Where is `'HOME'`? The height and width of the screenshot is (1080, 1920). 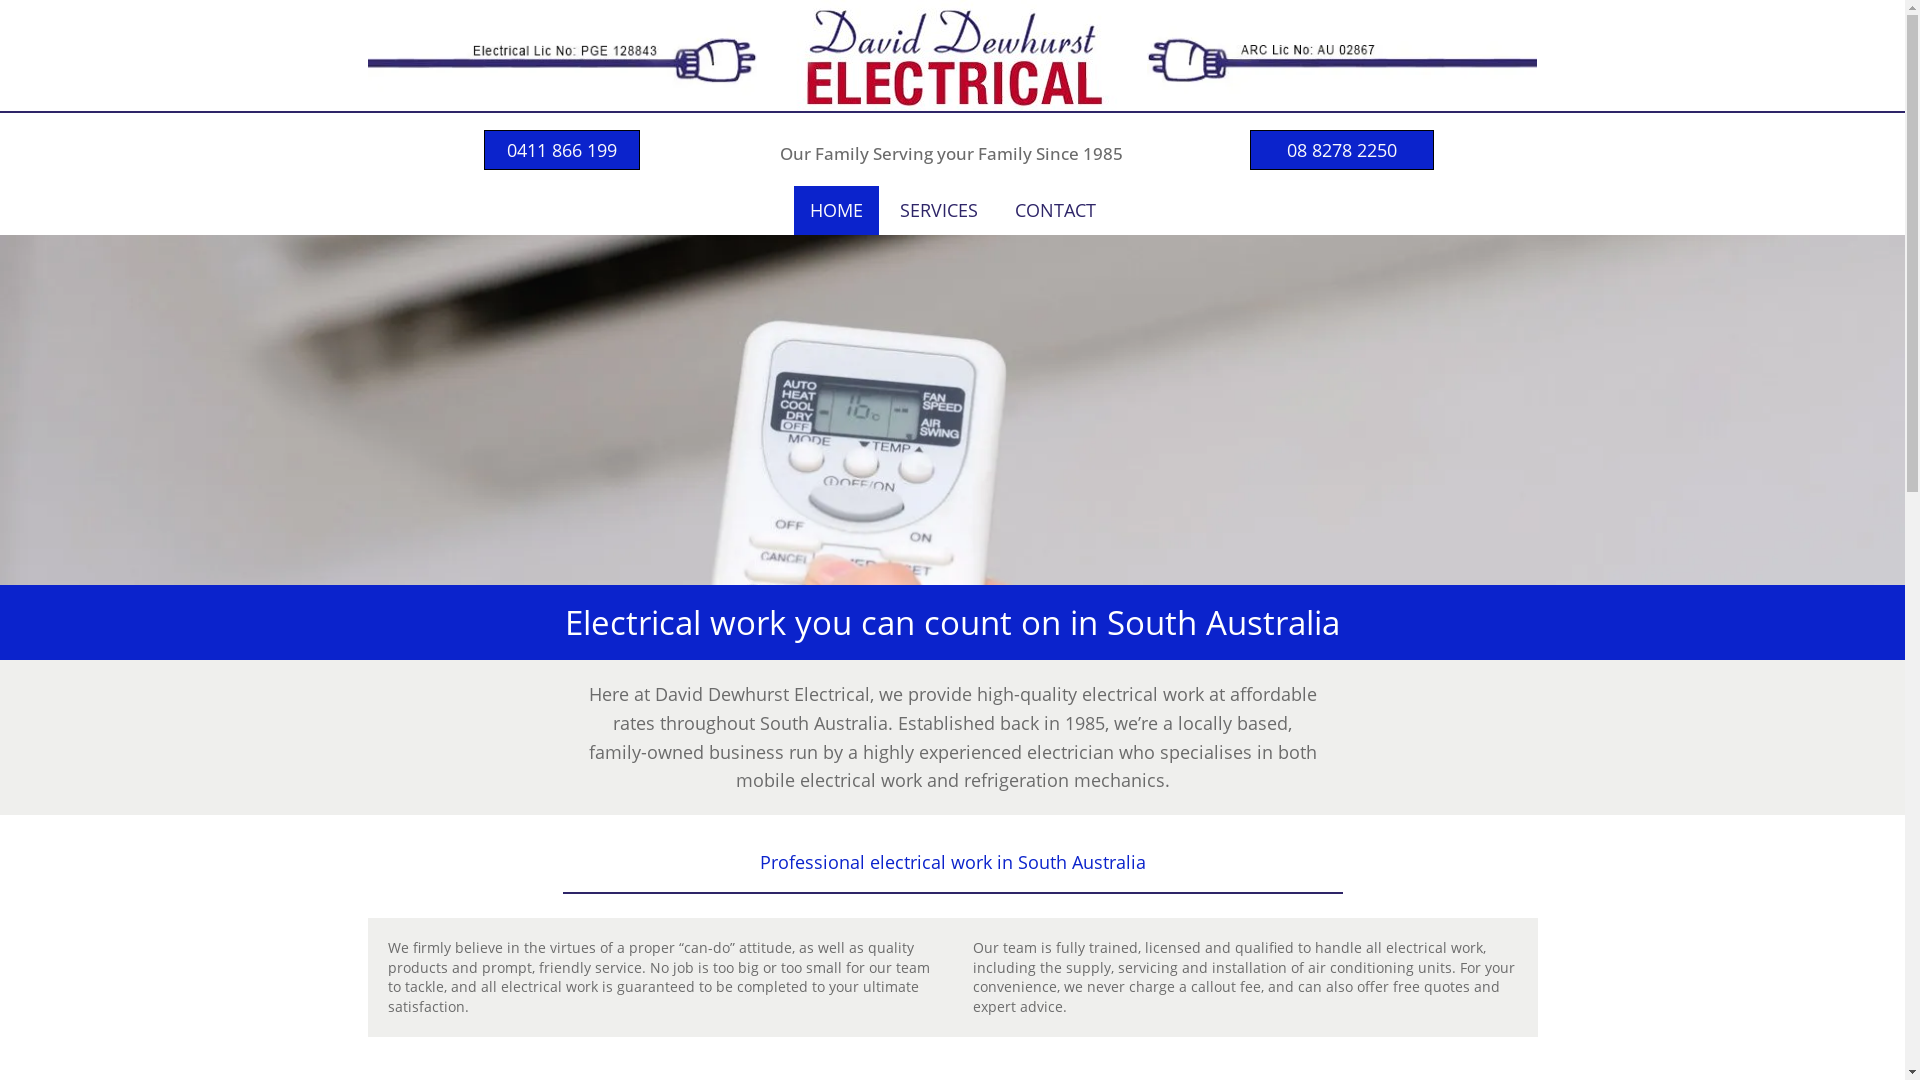 'HOME' is located at coordinates (836, 210).